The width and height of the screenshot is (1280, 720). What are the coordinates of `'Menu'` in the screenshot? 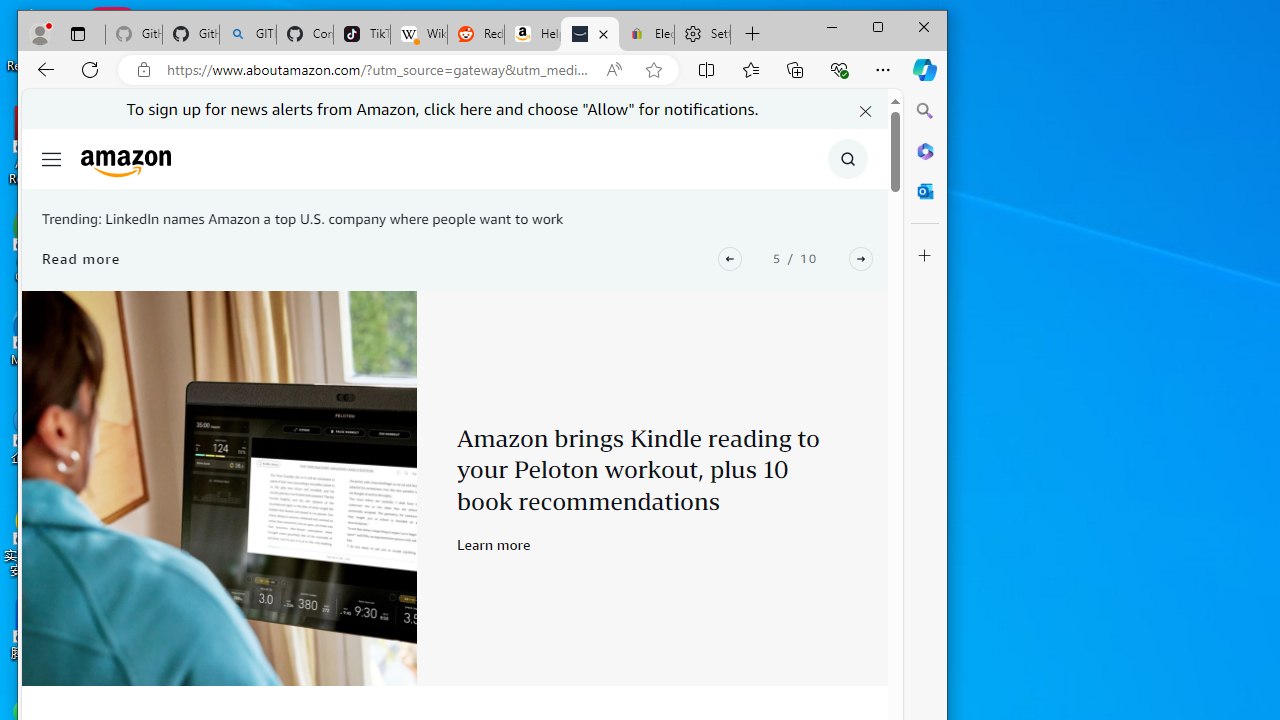 It's located at (51, 158).